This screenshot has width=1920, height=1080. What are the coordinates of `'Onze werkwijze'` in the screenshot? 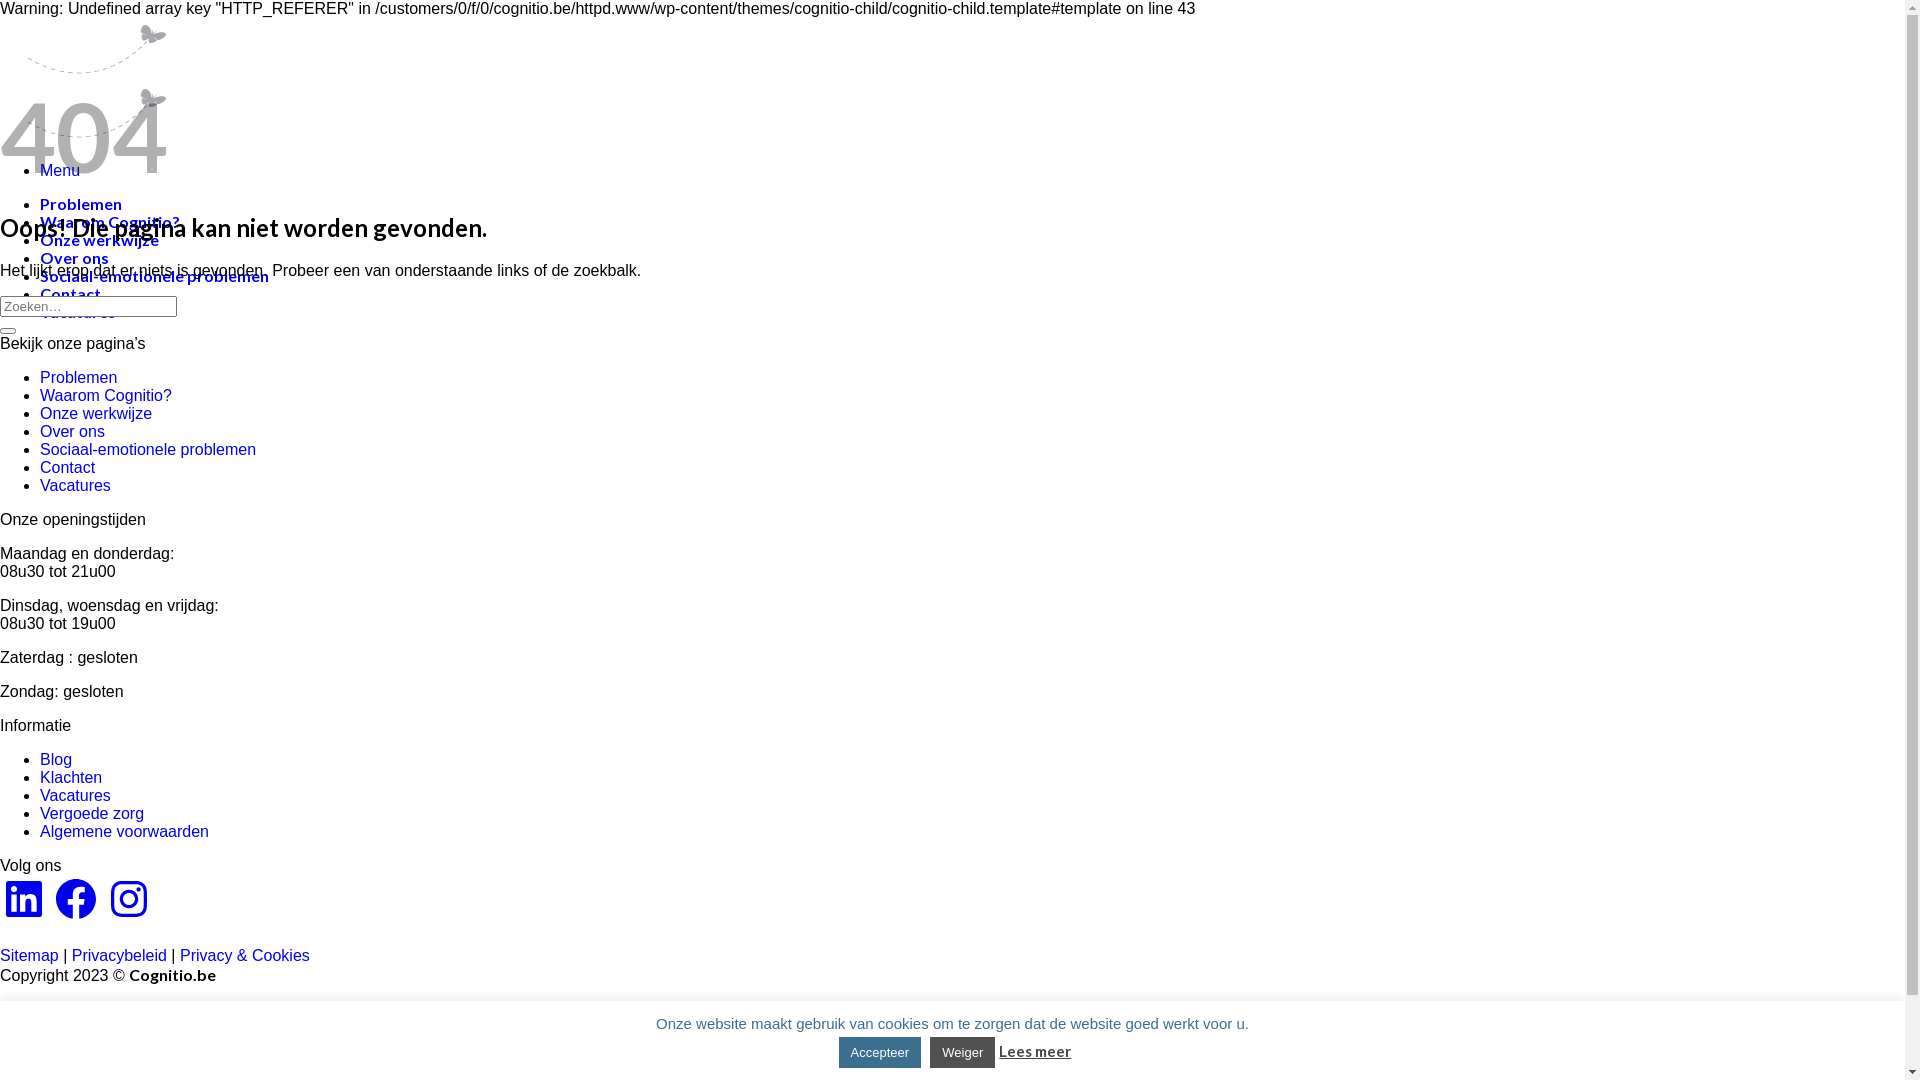 It's located at (98, 1049).